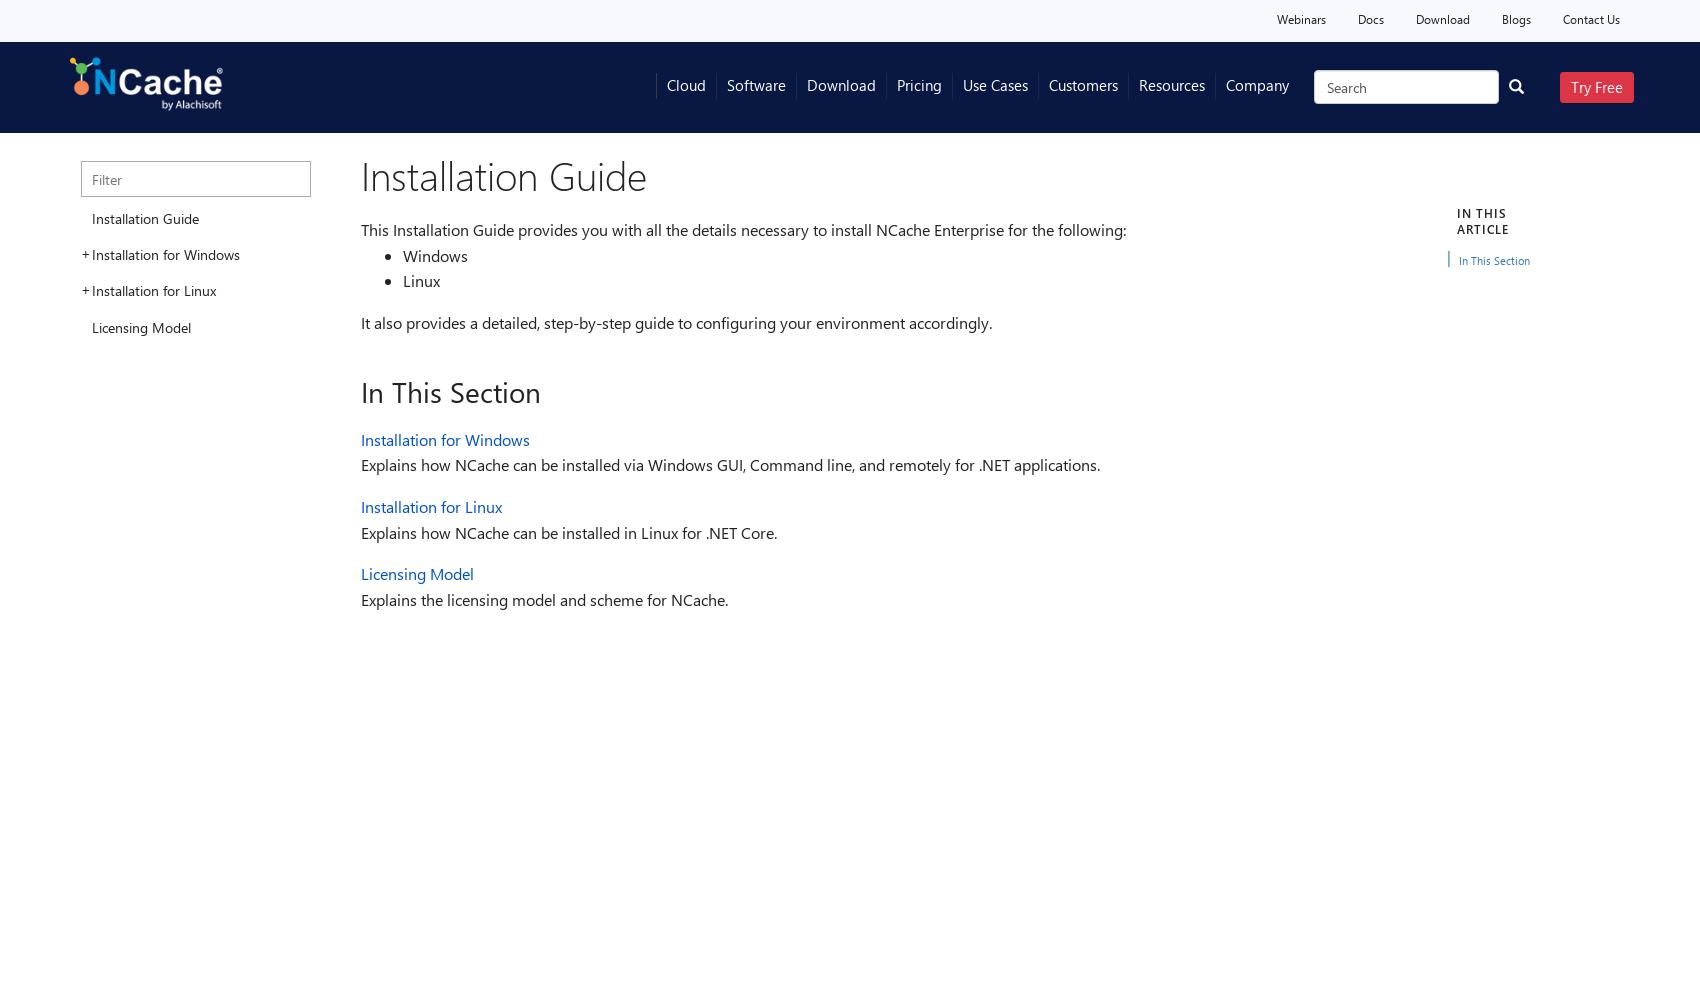 The height and width of the screenshot is (1000, 1700). Describe the element at coordinates (1591, 19) in the screenshot. I see `'Contact Us'` at that location.